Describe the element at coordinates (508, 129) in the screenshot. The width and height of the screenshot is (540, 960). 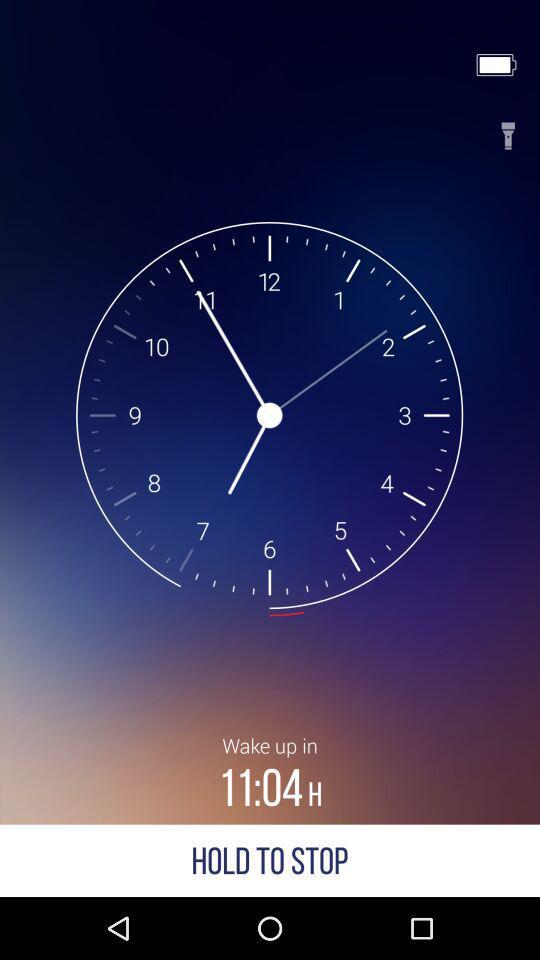
I see `ativar lanterna` at that location.